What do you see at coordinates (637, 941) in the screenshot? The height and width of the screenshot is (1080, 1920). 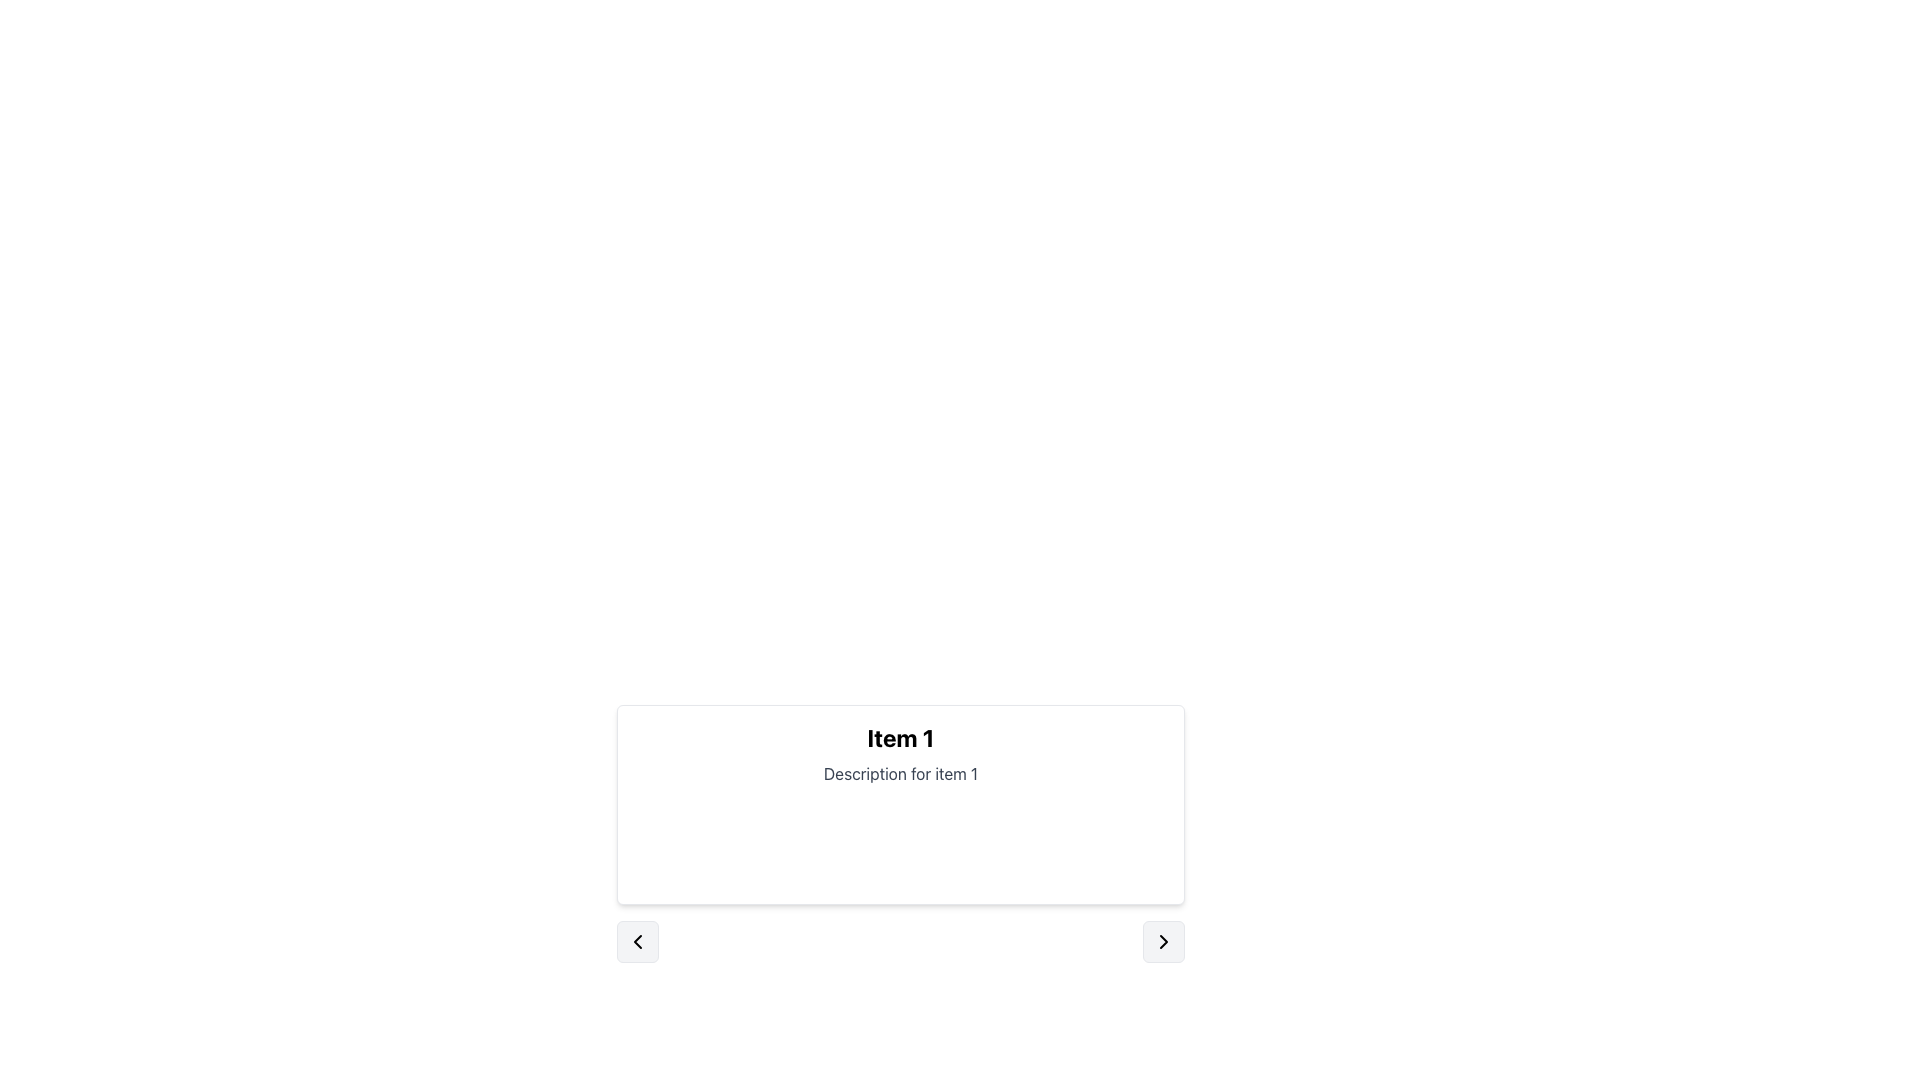 I see `the leftward SVG Arrow button located in the bottom-left corner of the navigation area beneath the 'Item 1' content card` at bounding box center [637, 941].